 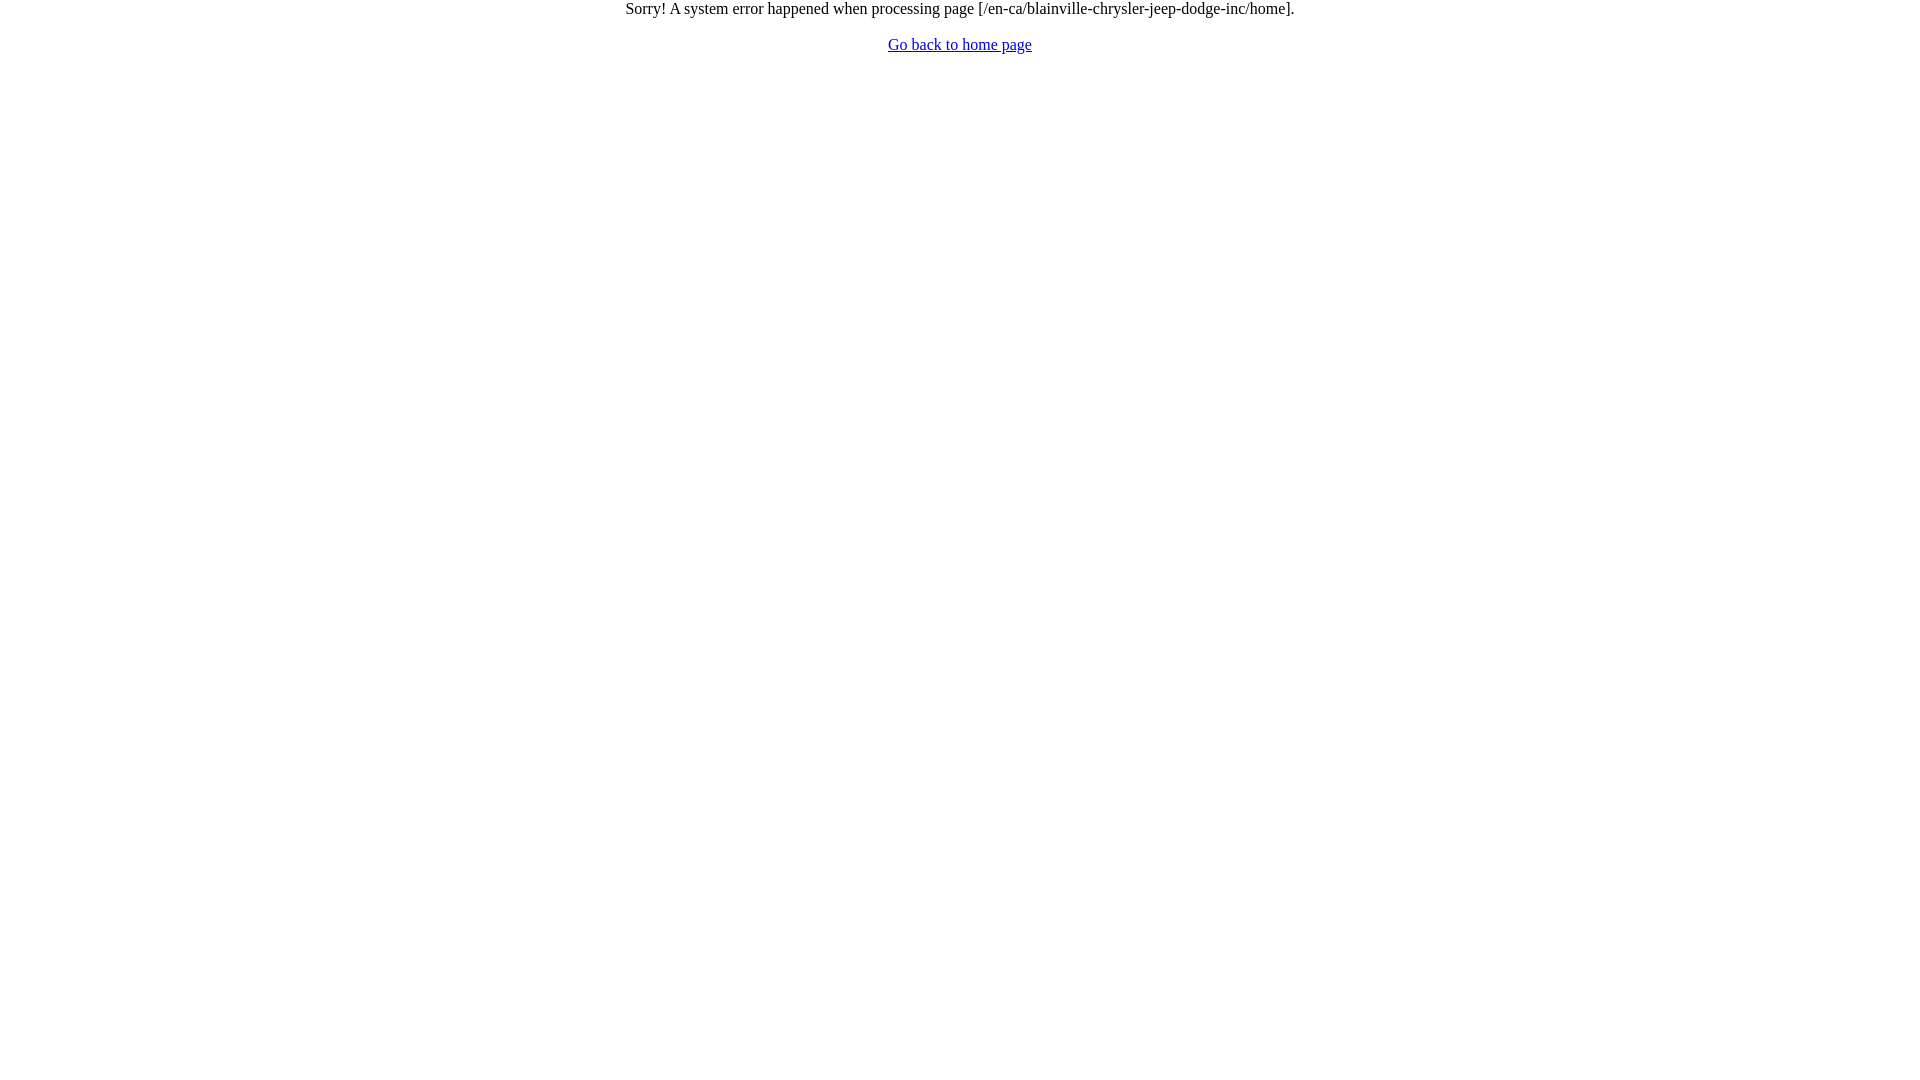 What do you see at coordinates (887, 44) in the screenshot?
I see `'Go back to home page'` at bounding box center [887, 44].